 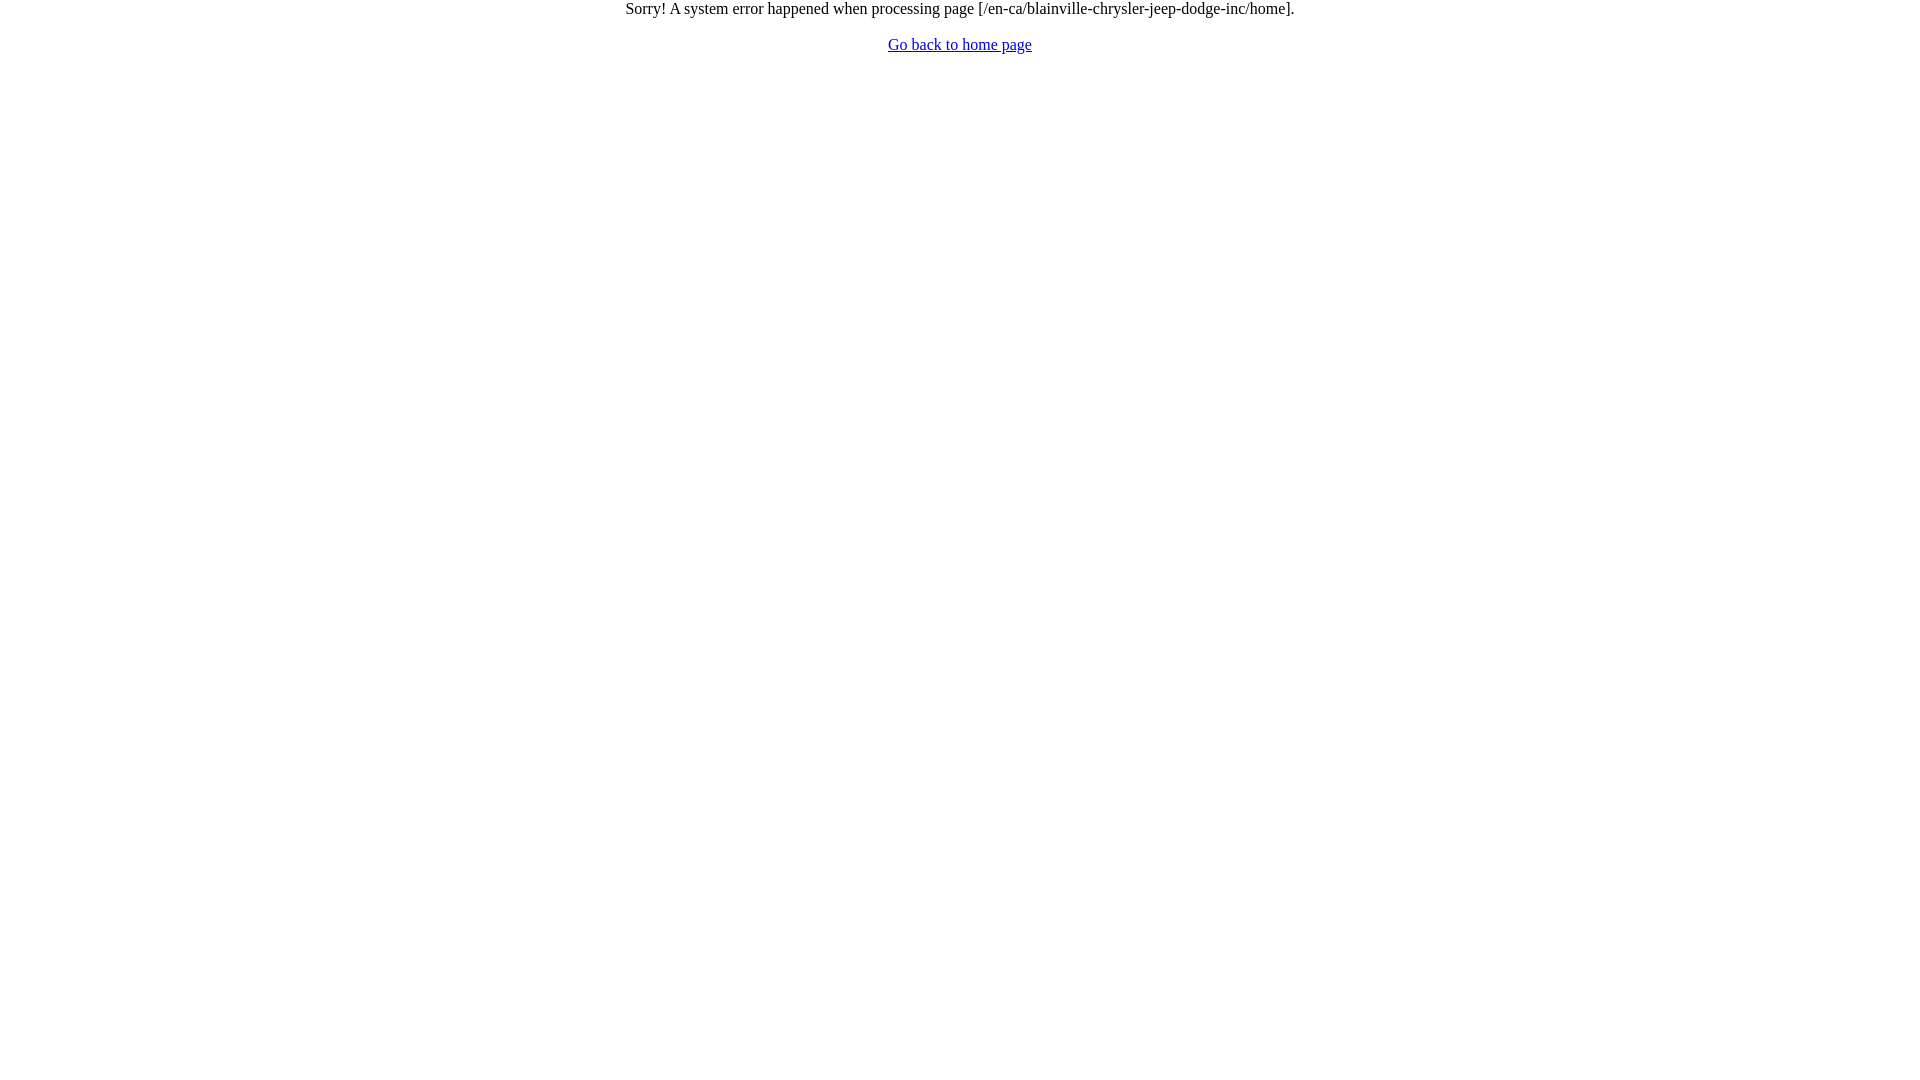 What do you see at coordinates (887, 44) in the screenshot?
I see `'Go back to home page'` at bounding box center [887, 44].